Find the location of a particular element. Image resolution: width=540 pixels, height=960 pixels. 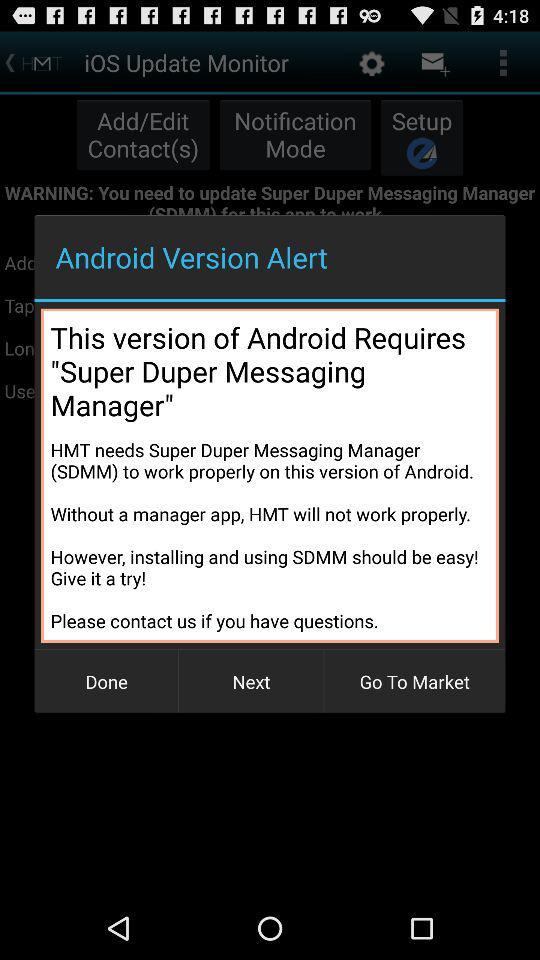

button to the left of go to market is located at coordinates (251, 681).